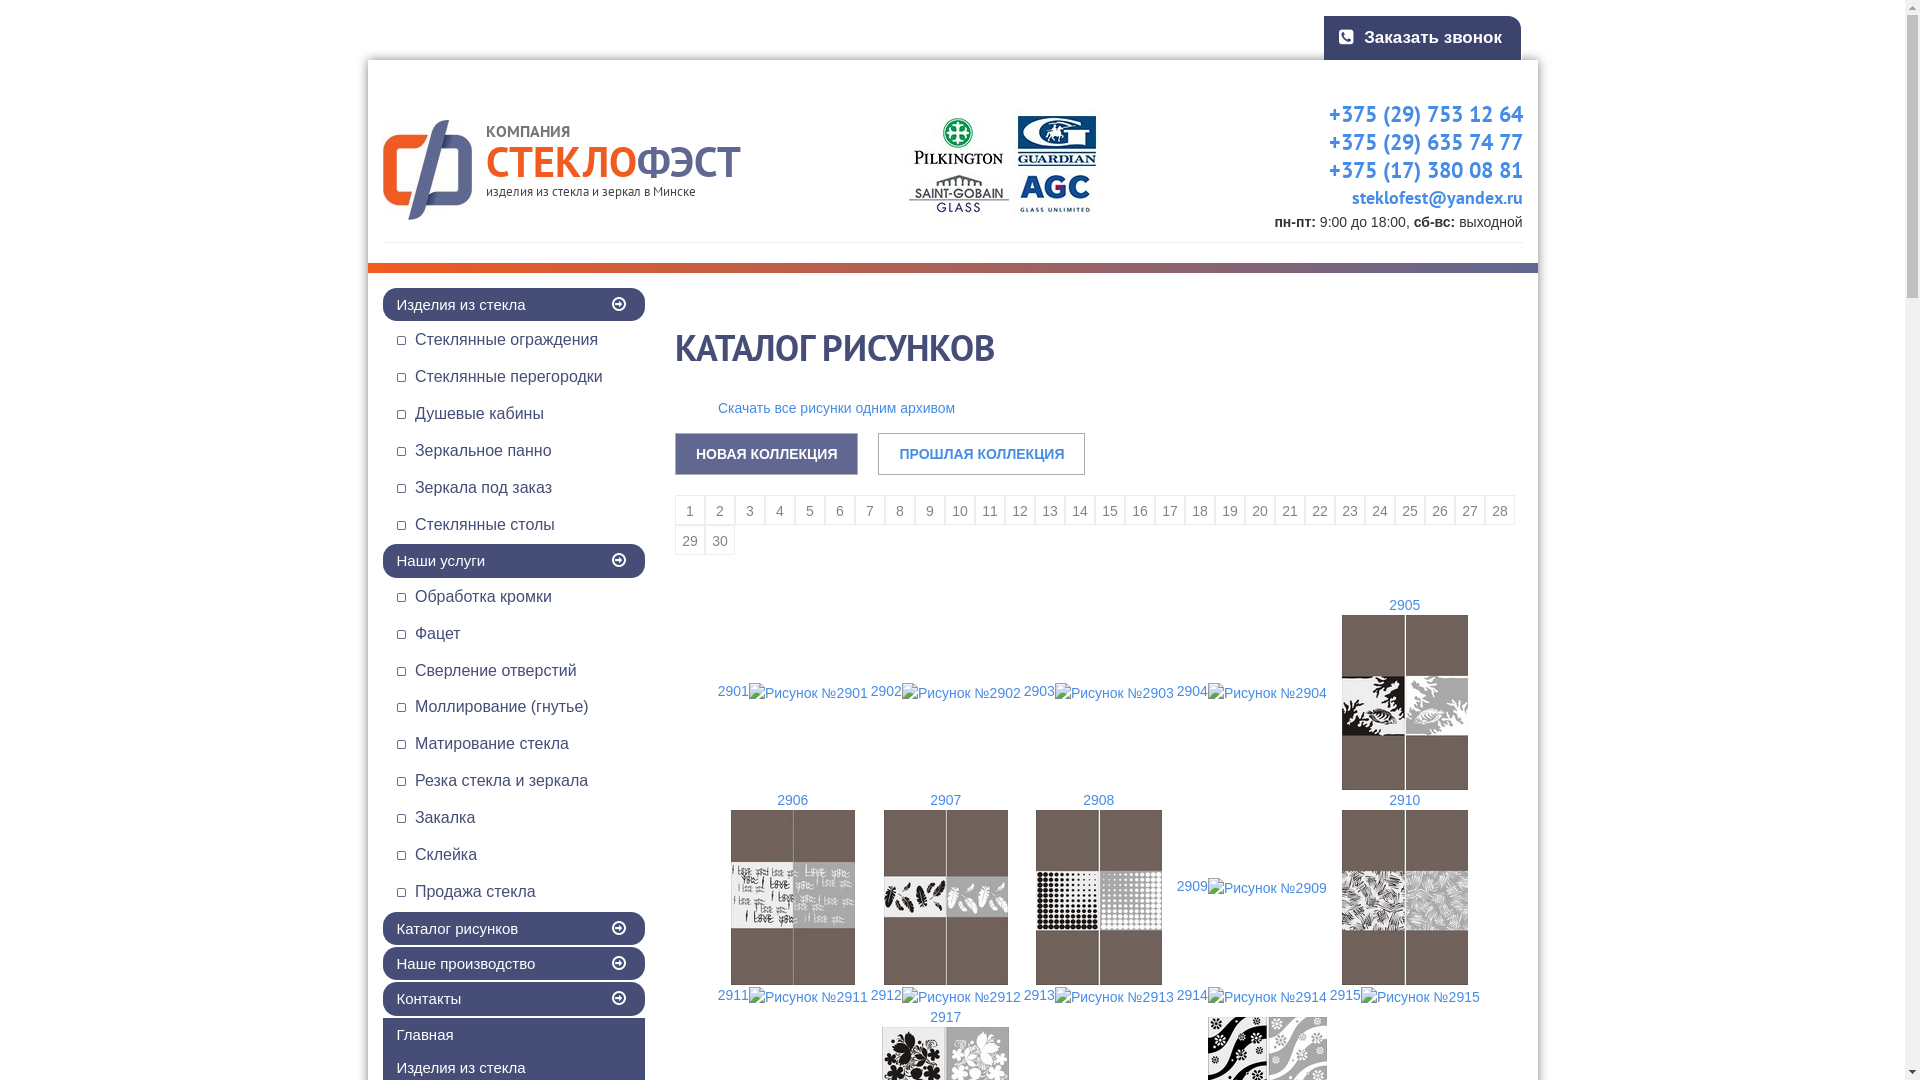 The height and width of the screenshot is (1080, 1920). I want to click on 'steklofest@yandex.ru', so click(1418, 197).